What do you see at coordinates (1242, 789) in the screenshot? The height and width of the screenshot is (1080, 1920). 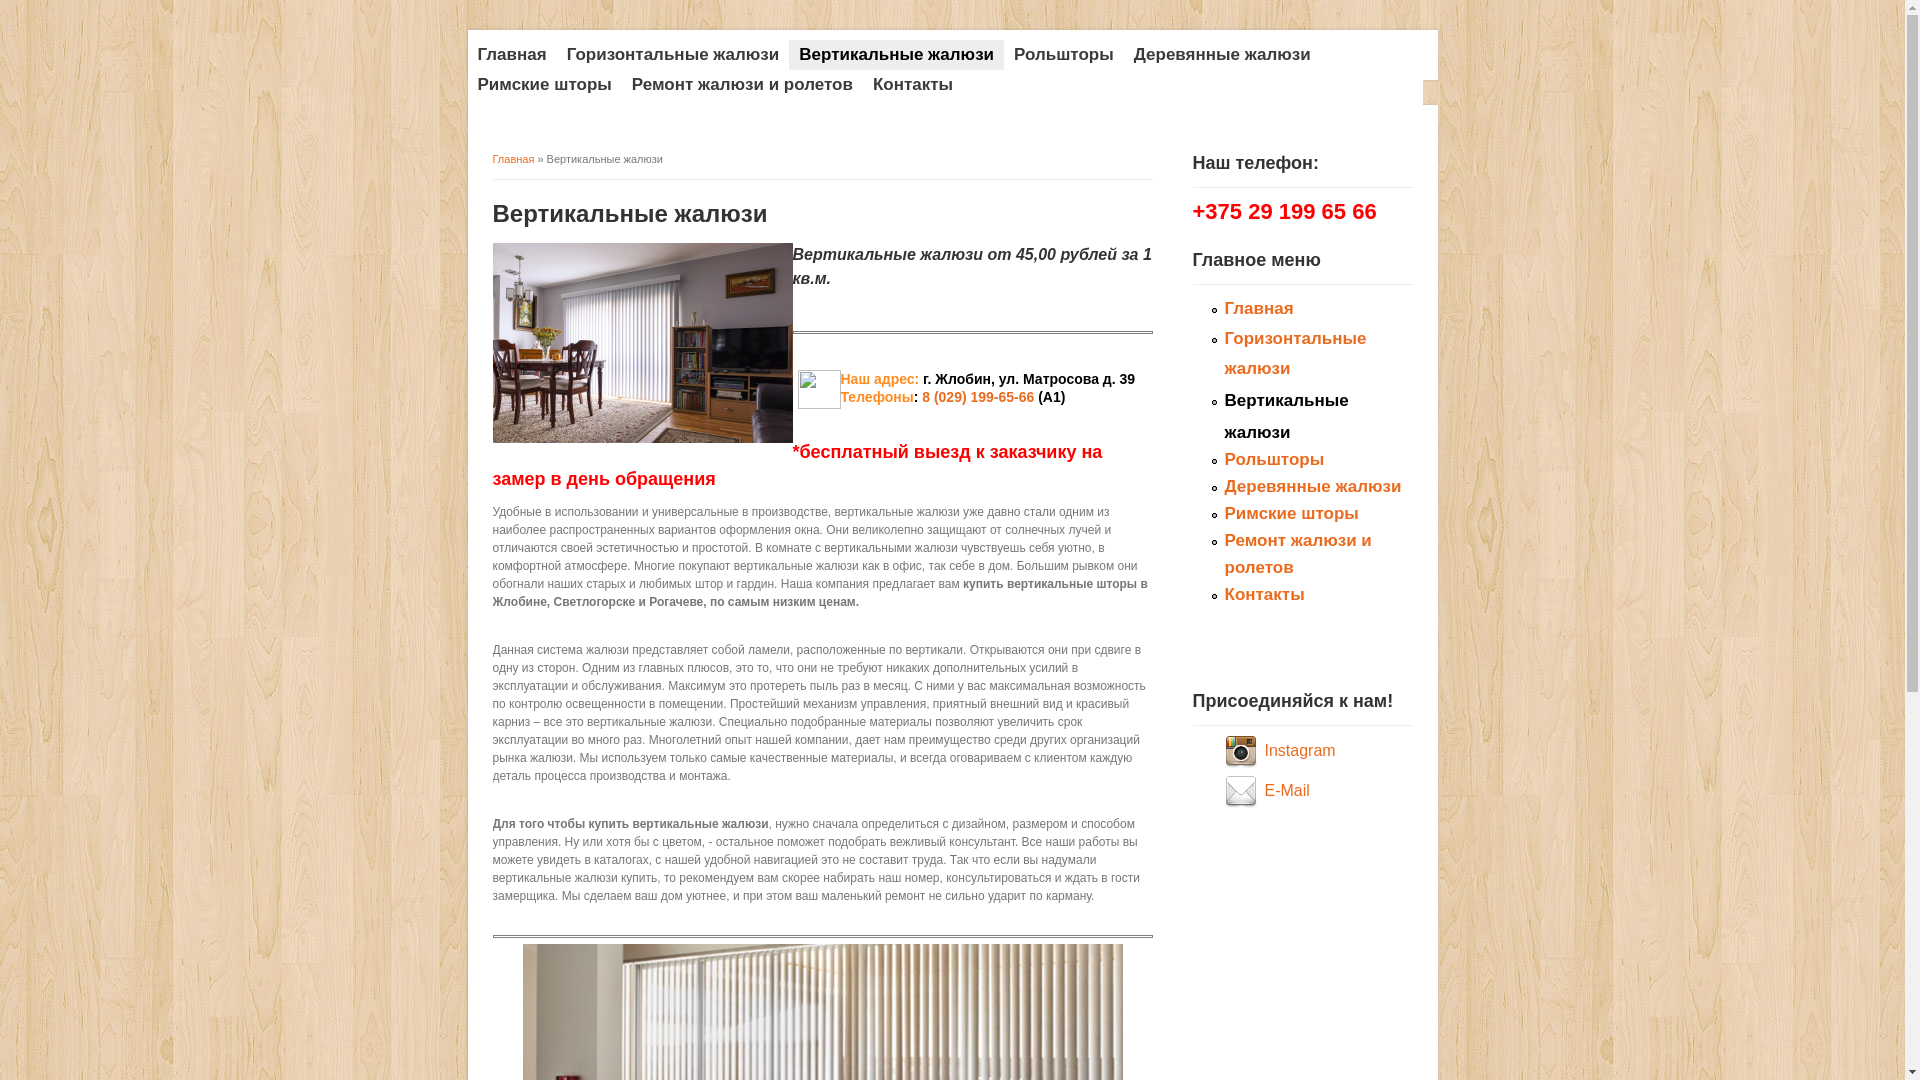 I see `'E-Mail'` at bounding box center [1242, 789].